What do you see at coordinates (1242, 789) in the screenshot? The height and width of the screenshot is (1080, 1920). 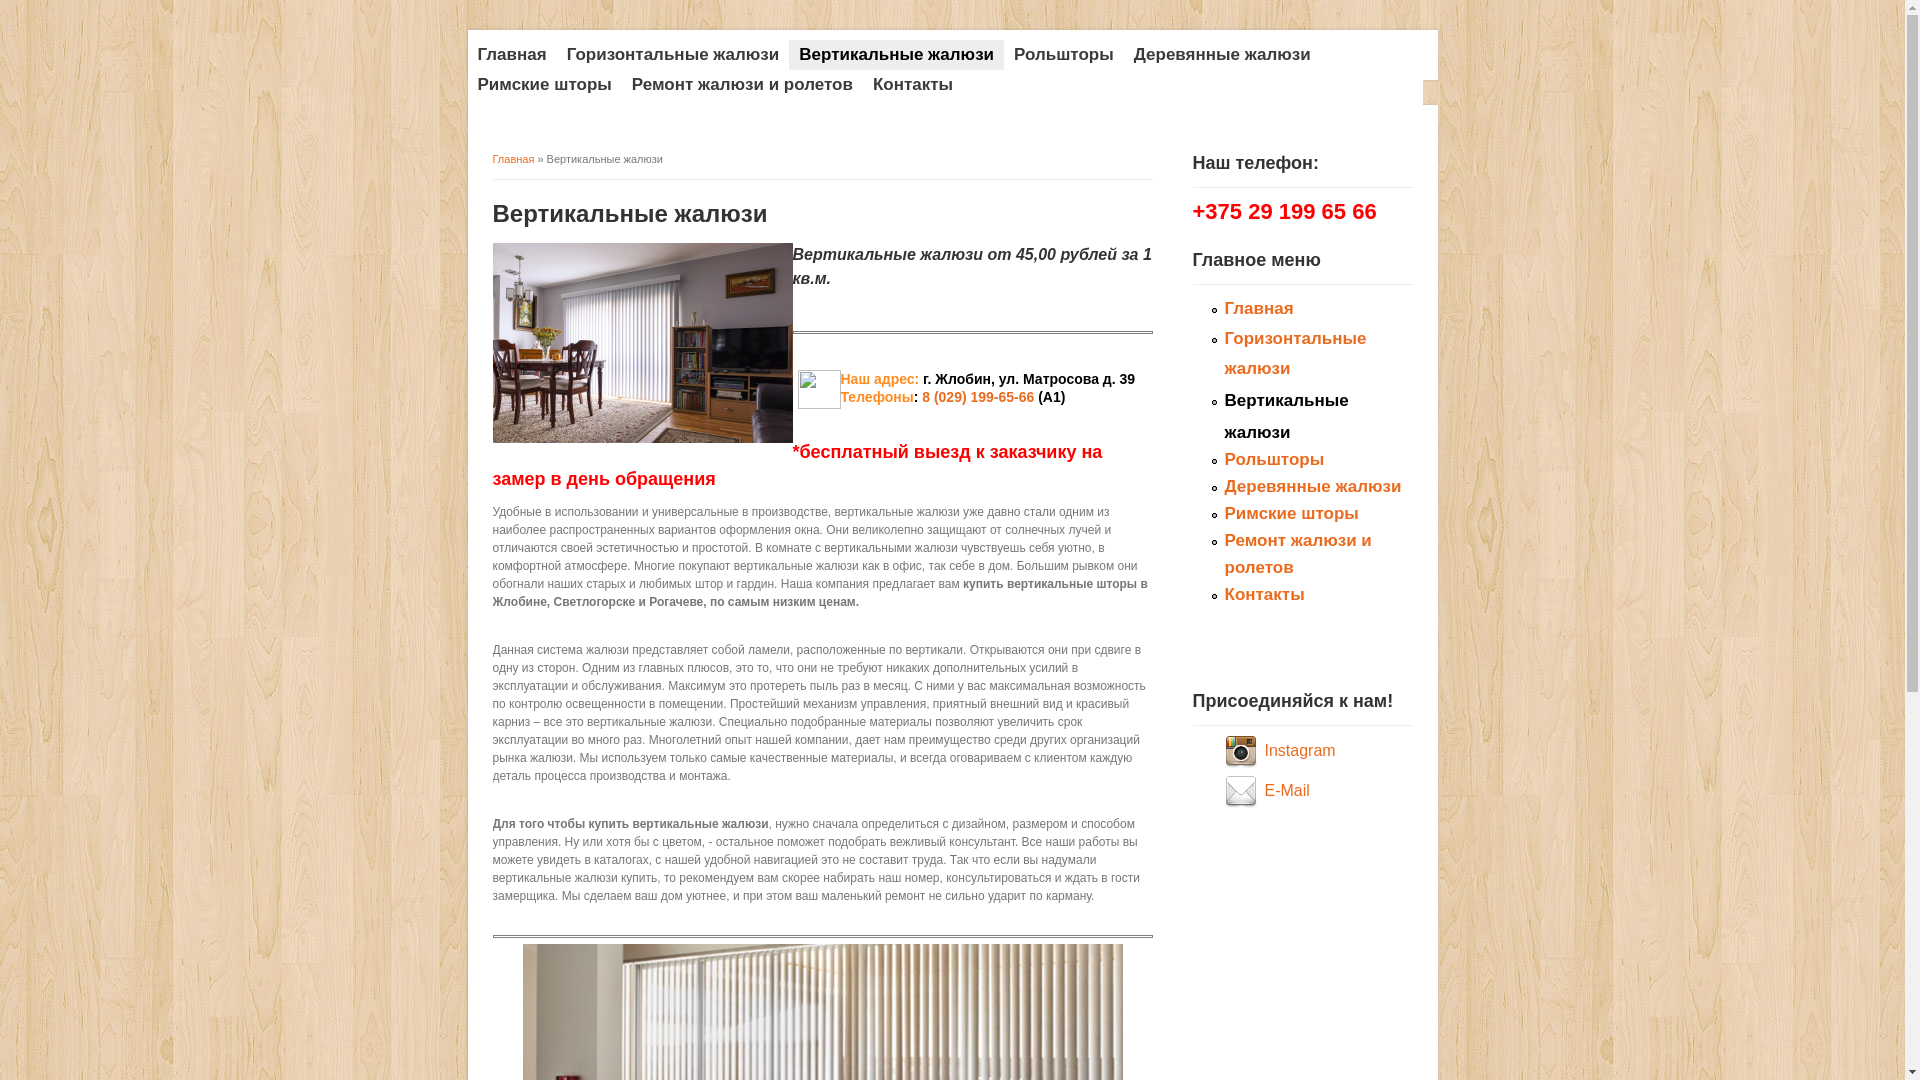 I see `'E-Mail'` at bounding box center [1242, 789].